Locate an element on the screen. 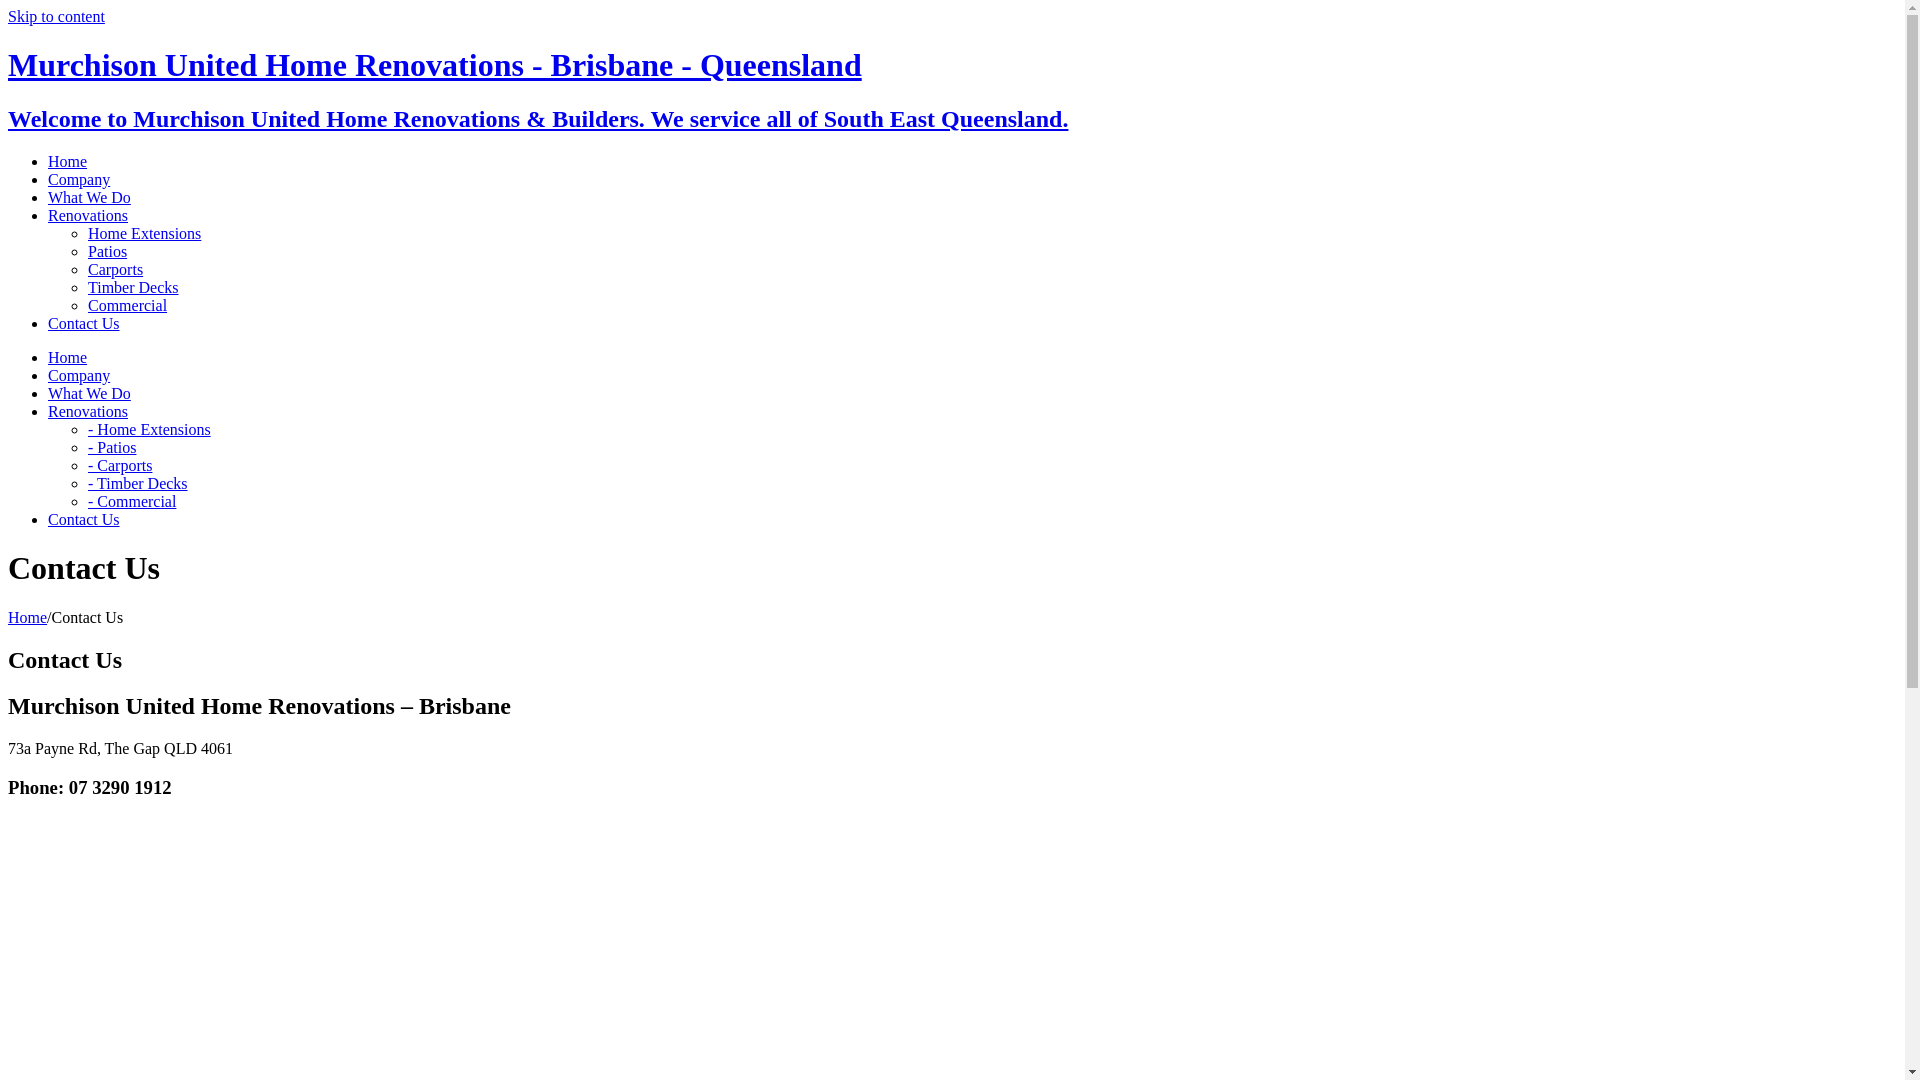 The image size is (1920, 1080). '- Commercial' is located at coordinates (130, 500).